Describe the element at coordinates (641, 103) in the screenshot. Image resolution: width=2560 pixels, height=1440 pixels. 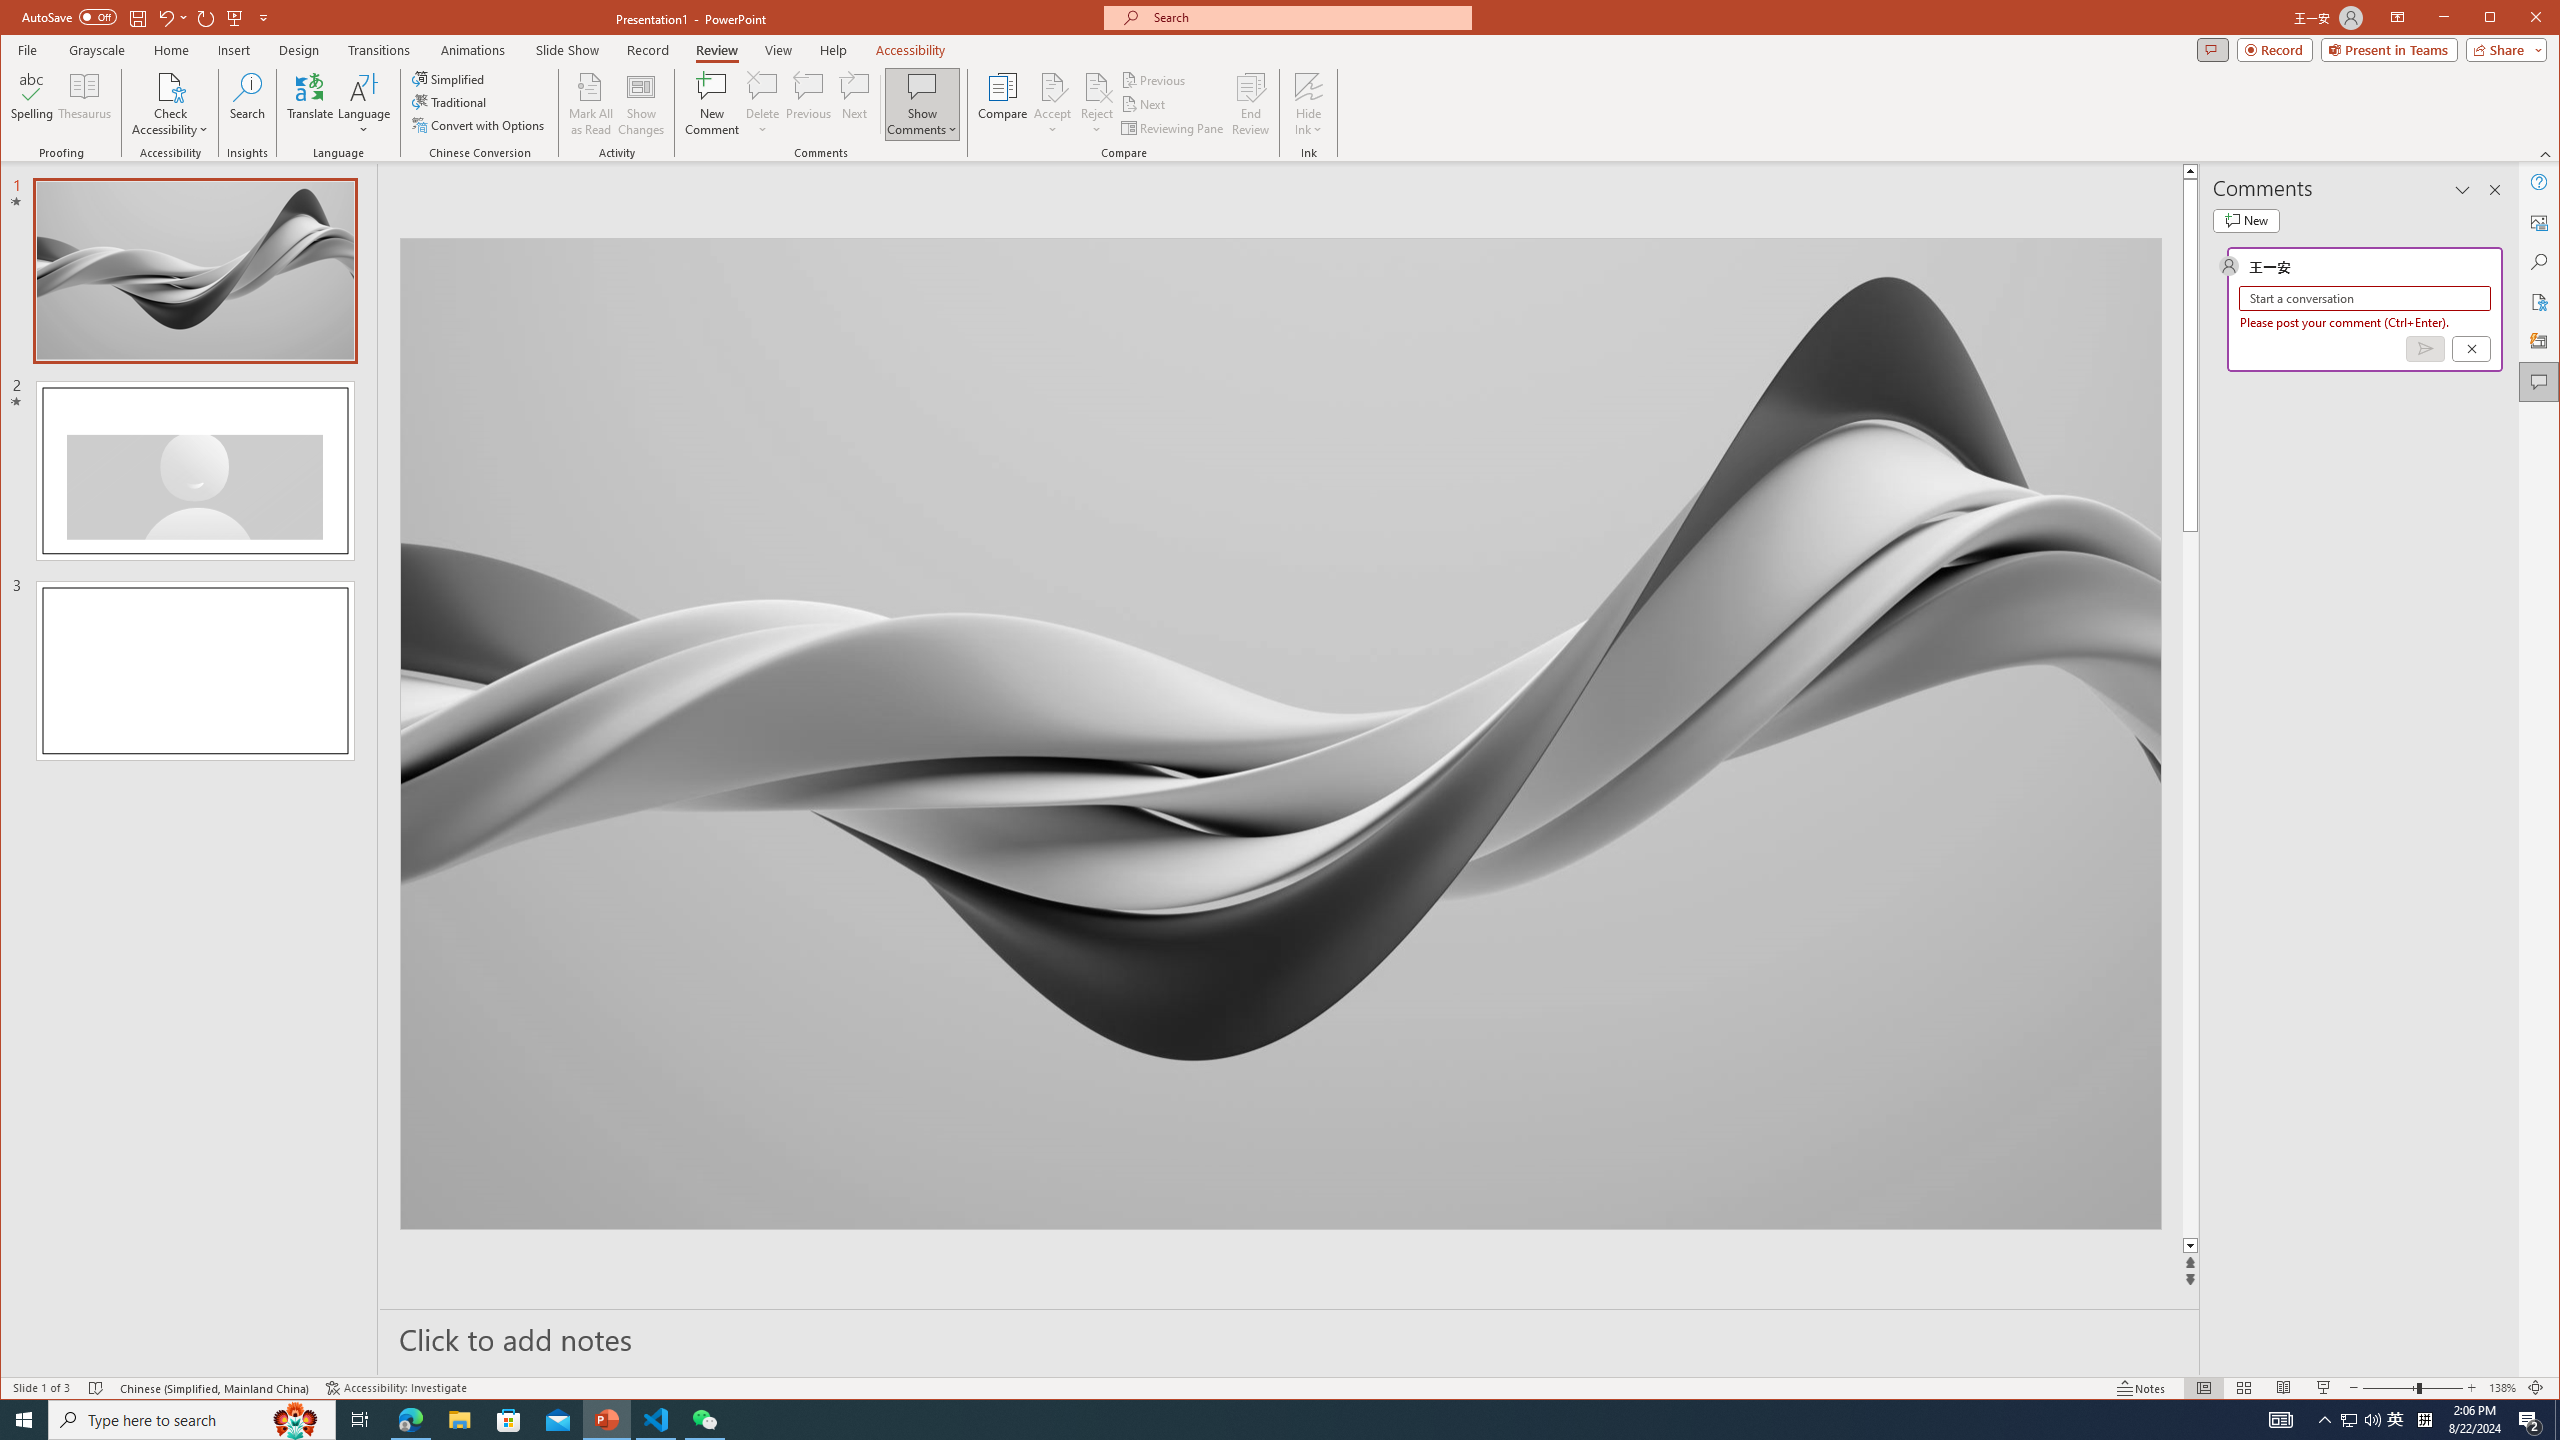
I see `'Show Changes'` at that location.